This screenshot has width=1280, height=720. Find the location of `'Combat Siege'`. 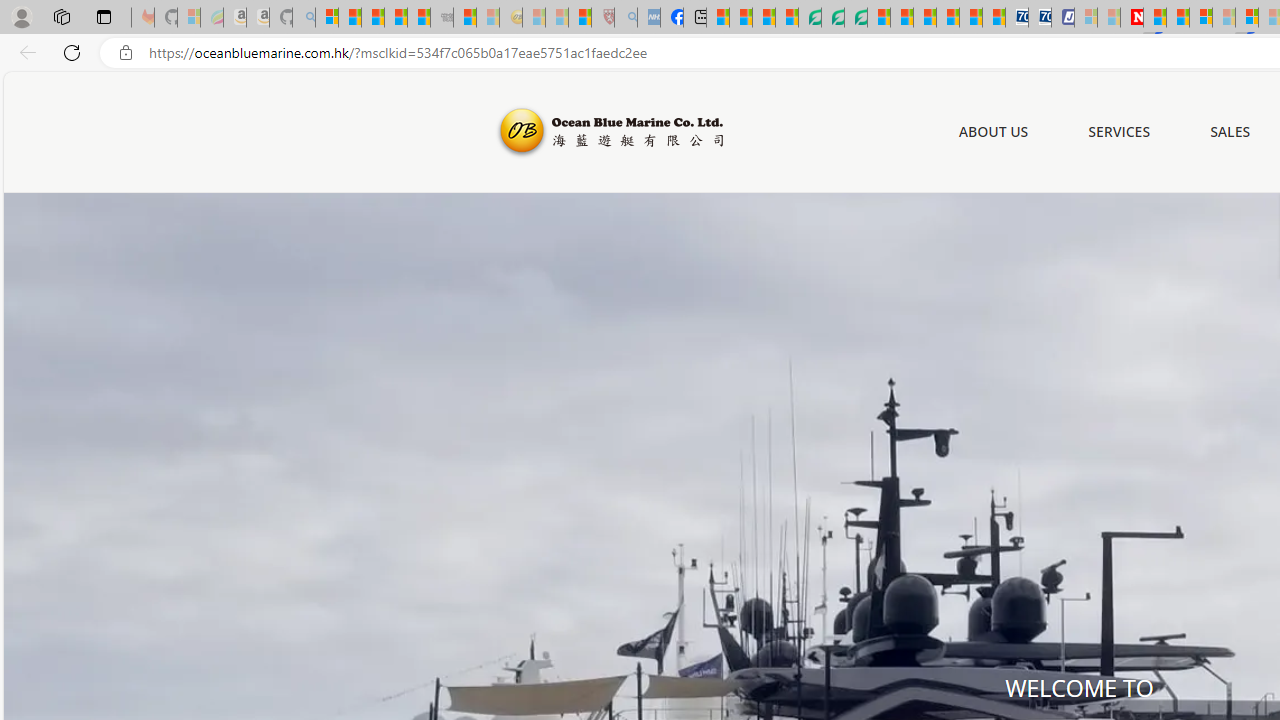

'Combat Siege' is located at coordinates (441, 17).